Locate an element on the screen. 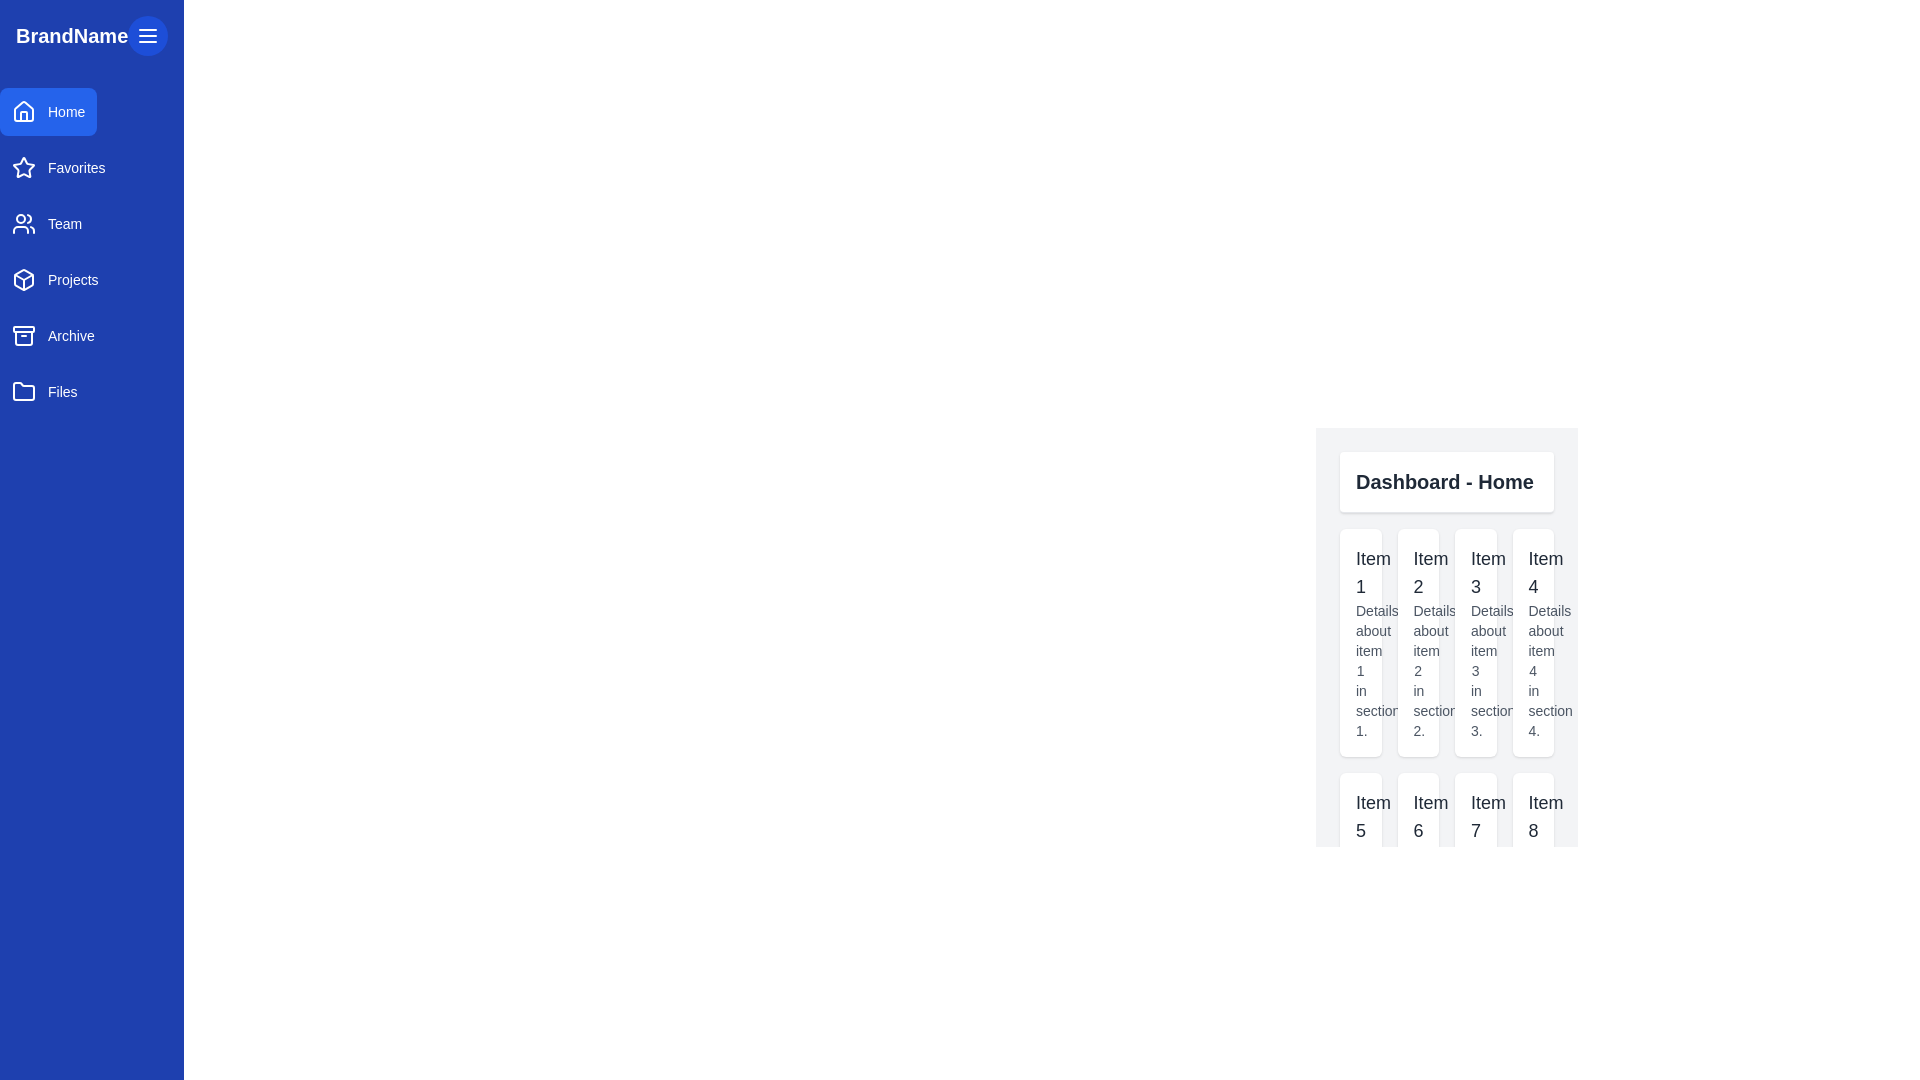 Image resolution: width=1920 pixels, height=1080 pixels. the text label displaying the caption 'Item 6' is located at coordinates (1417, 817).